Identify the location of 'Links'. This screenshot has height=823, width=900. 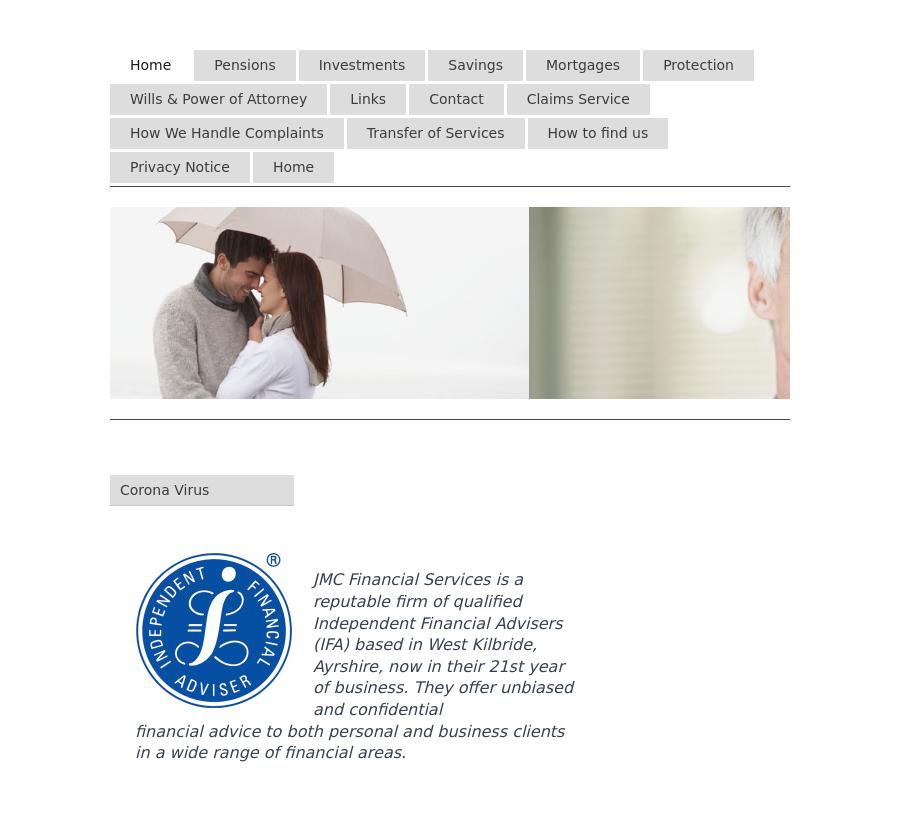
(350, 97).